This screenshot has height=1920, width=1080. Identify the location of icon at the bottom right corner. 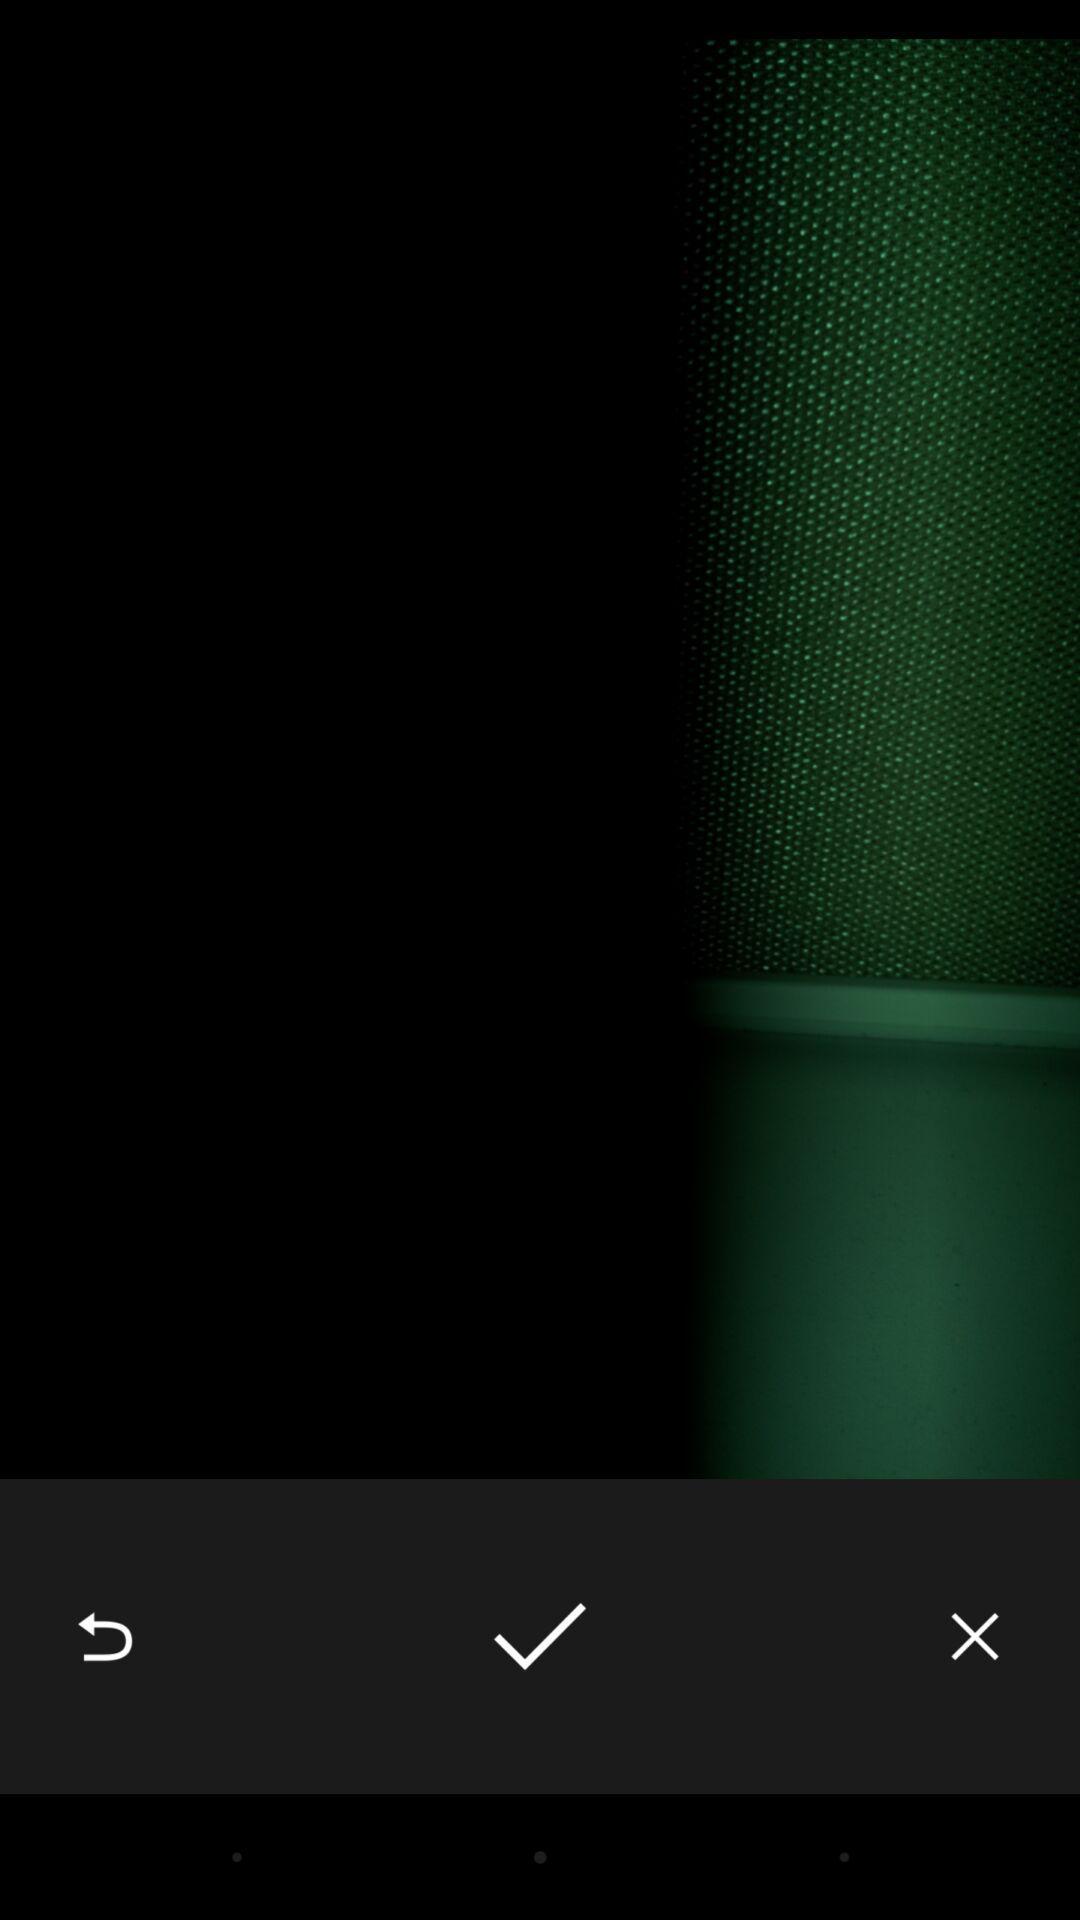
(974, 1636).